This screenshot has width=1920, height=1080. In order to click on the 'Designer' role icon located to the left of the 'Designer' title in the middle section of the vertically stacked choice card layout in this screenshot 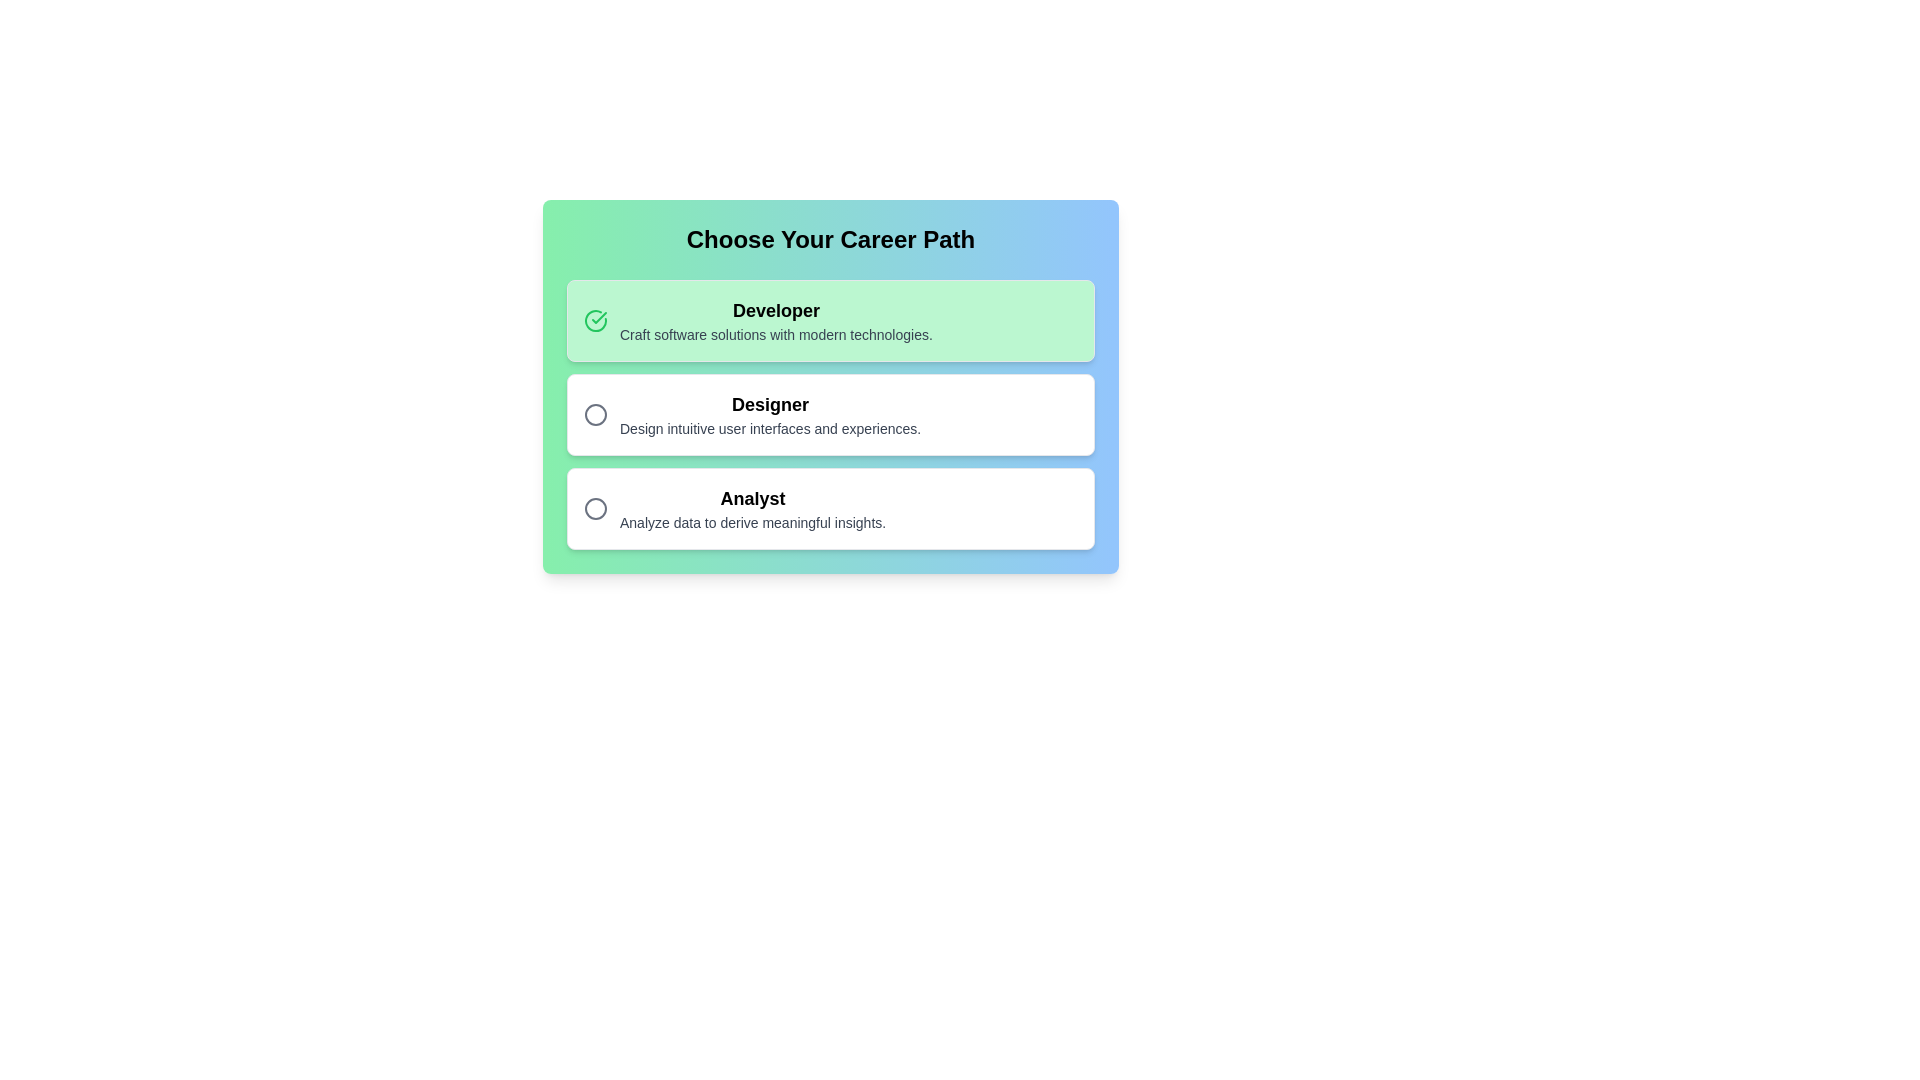, I will do `click(594, 414)`.